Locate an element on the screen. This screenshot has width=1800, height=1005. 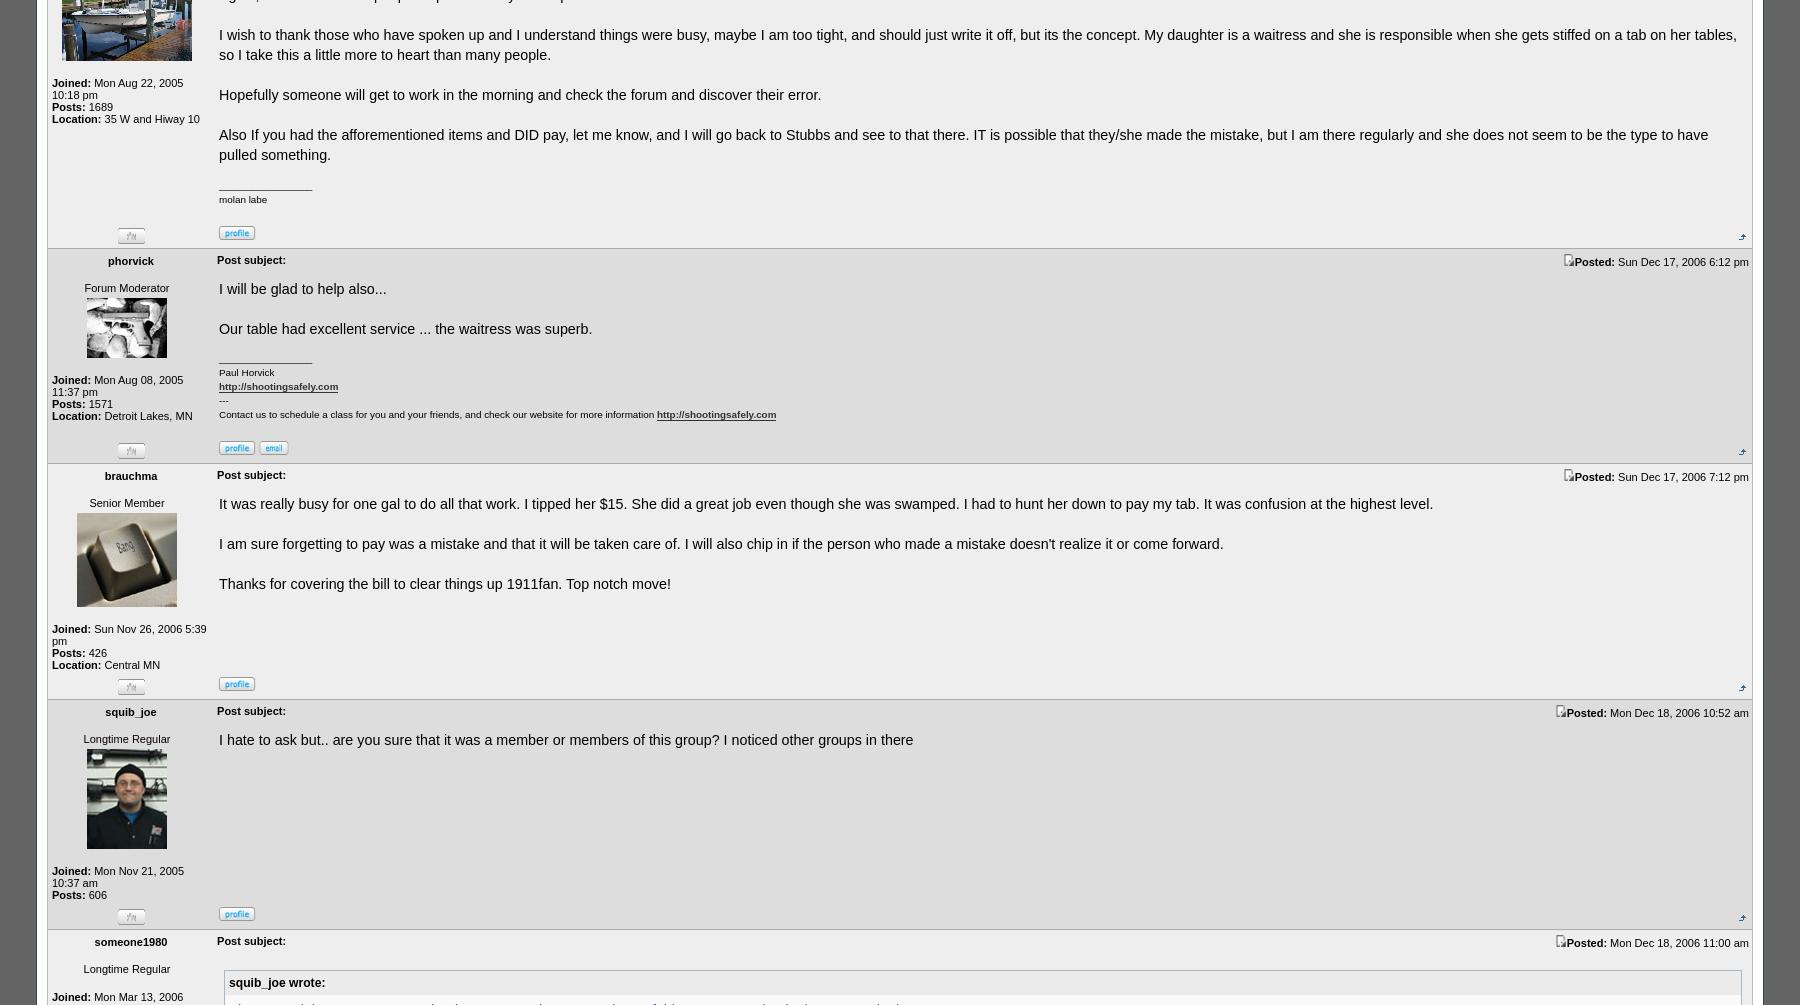
'Central MN' is located at coordinates (99, 663).